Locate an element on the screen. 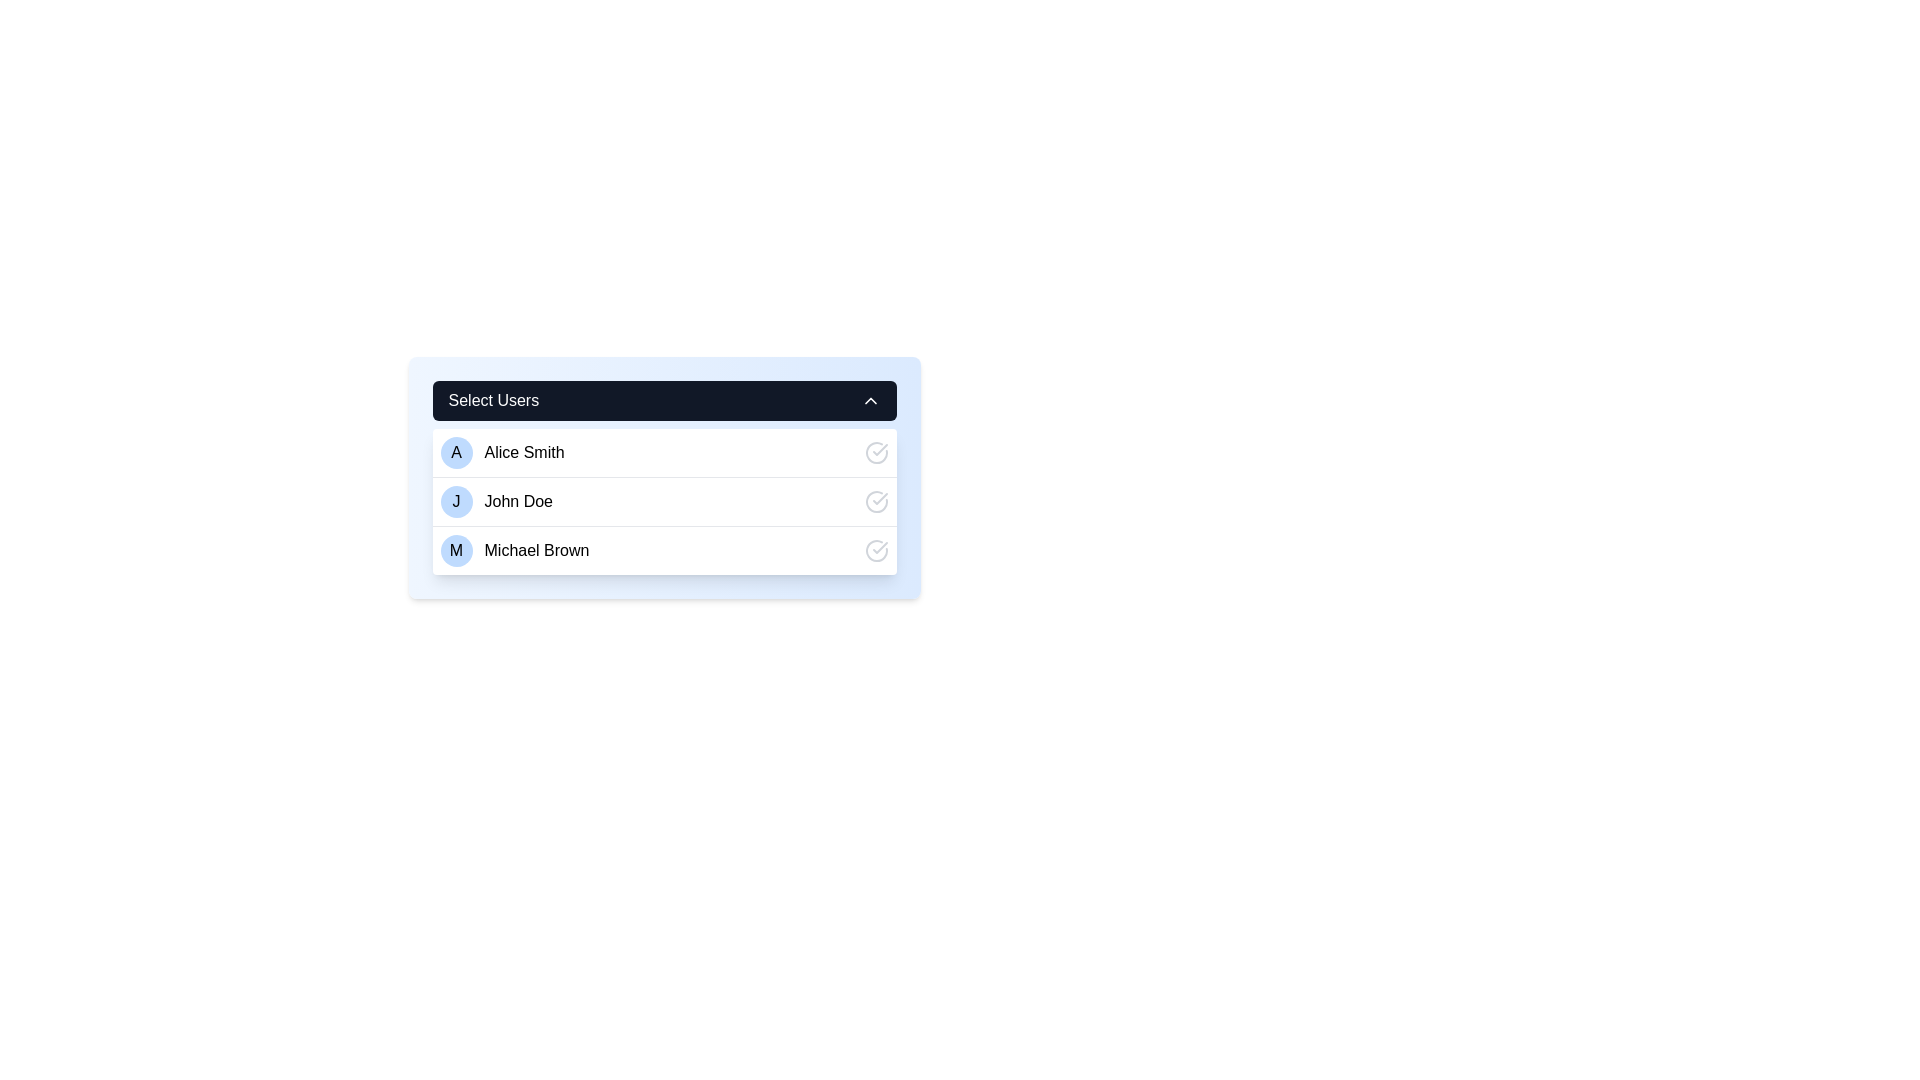  the circular badge with a light blue background containing the letter 'A' in bold black font, located to the left of 'Alice Smith' in the user selection panel is located at coordinates (455, 452).